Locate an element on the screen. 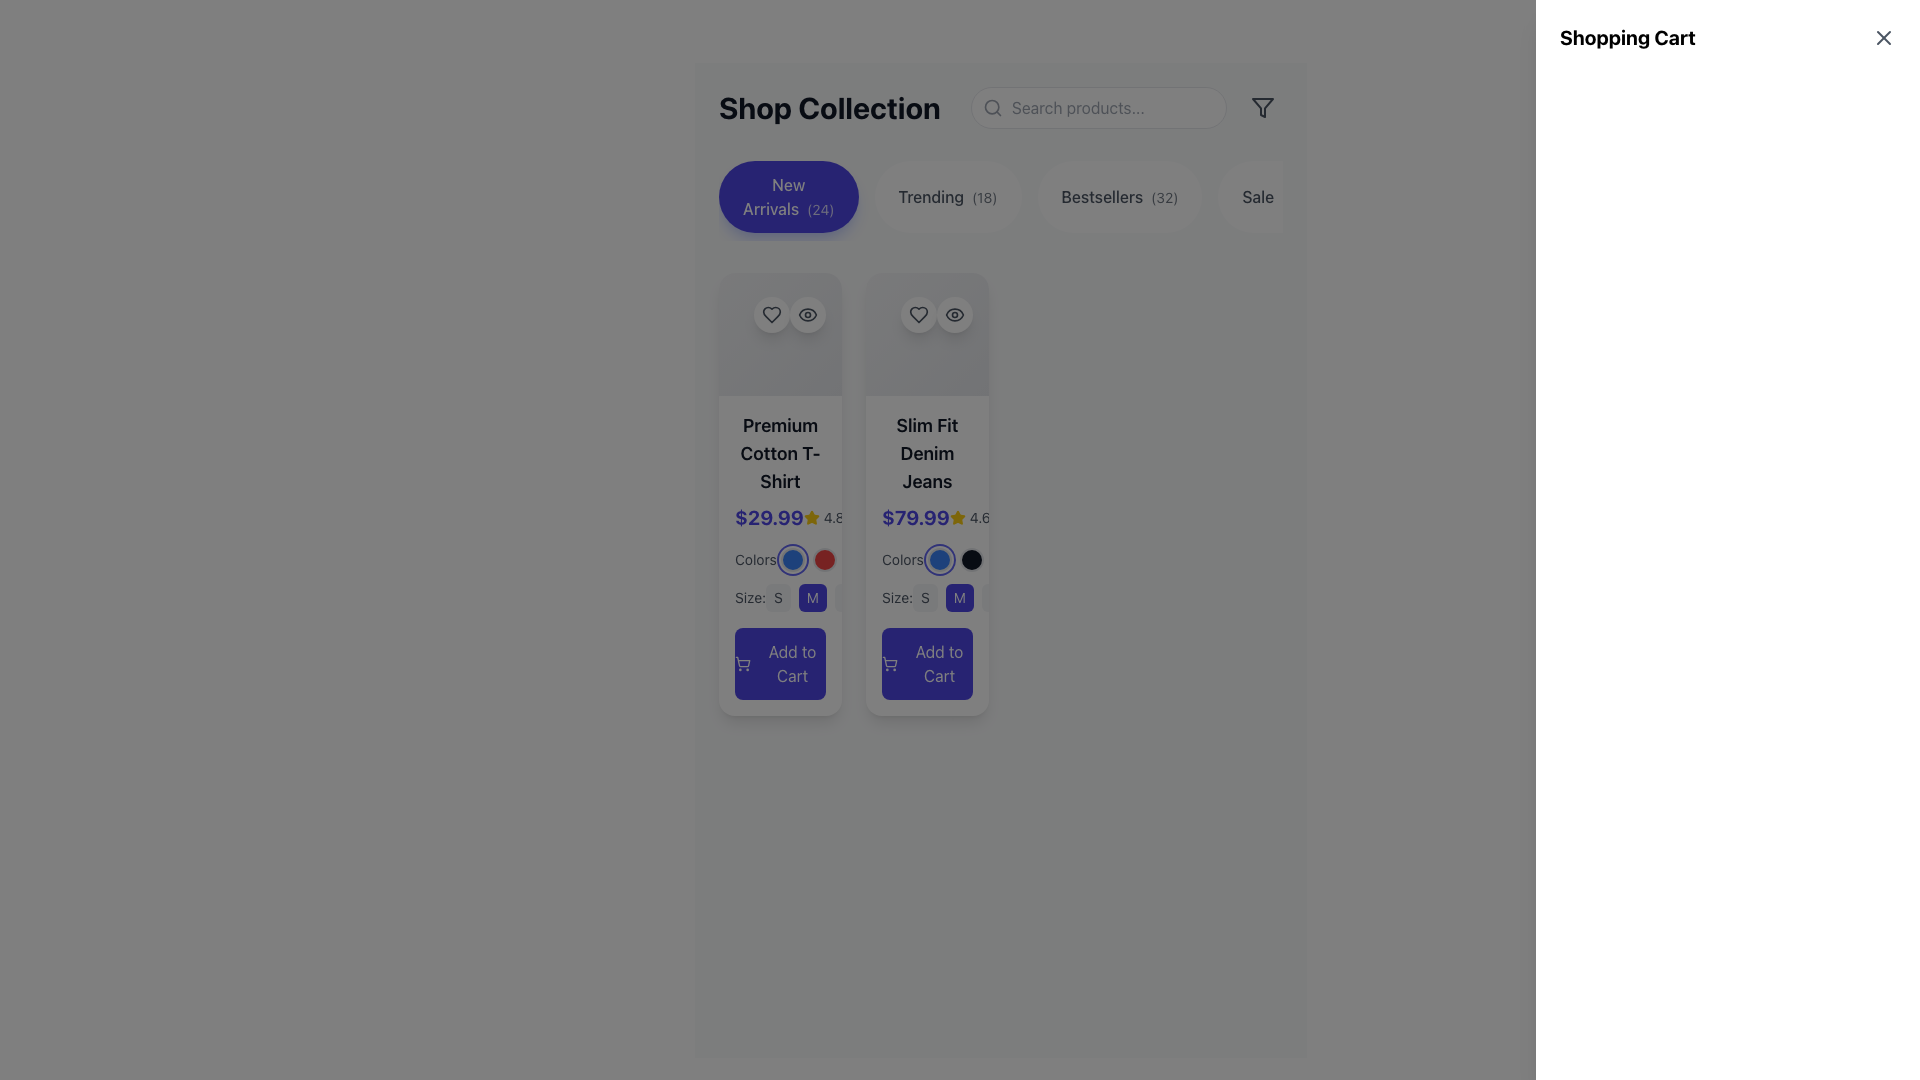 The image size is (1920, 1080). the static label text 'Size:' which is styled in gray color and positioned to the left of the size options ('S', 'M', 'L', 'XL') is located at coordinates (896, 596).